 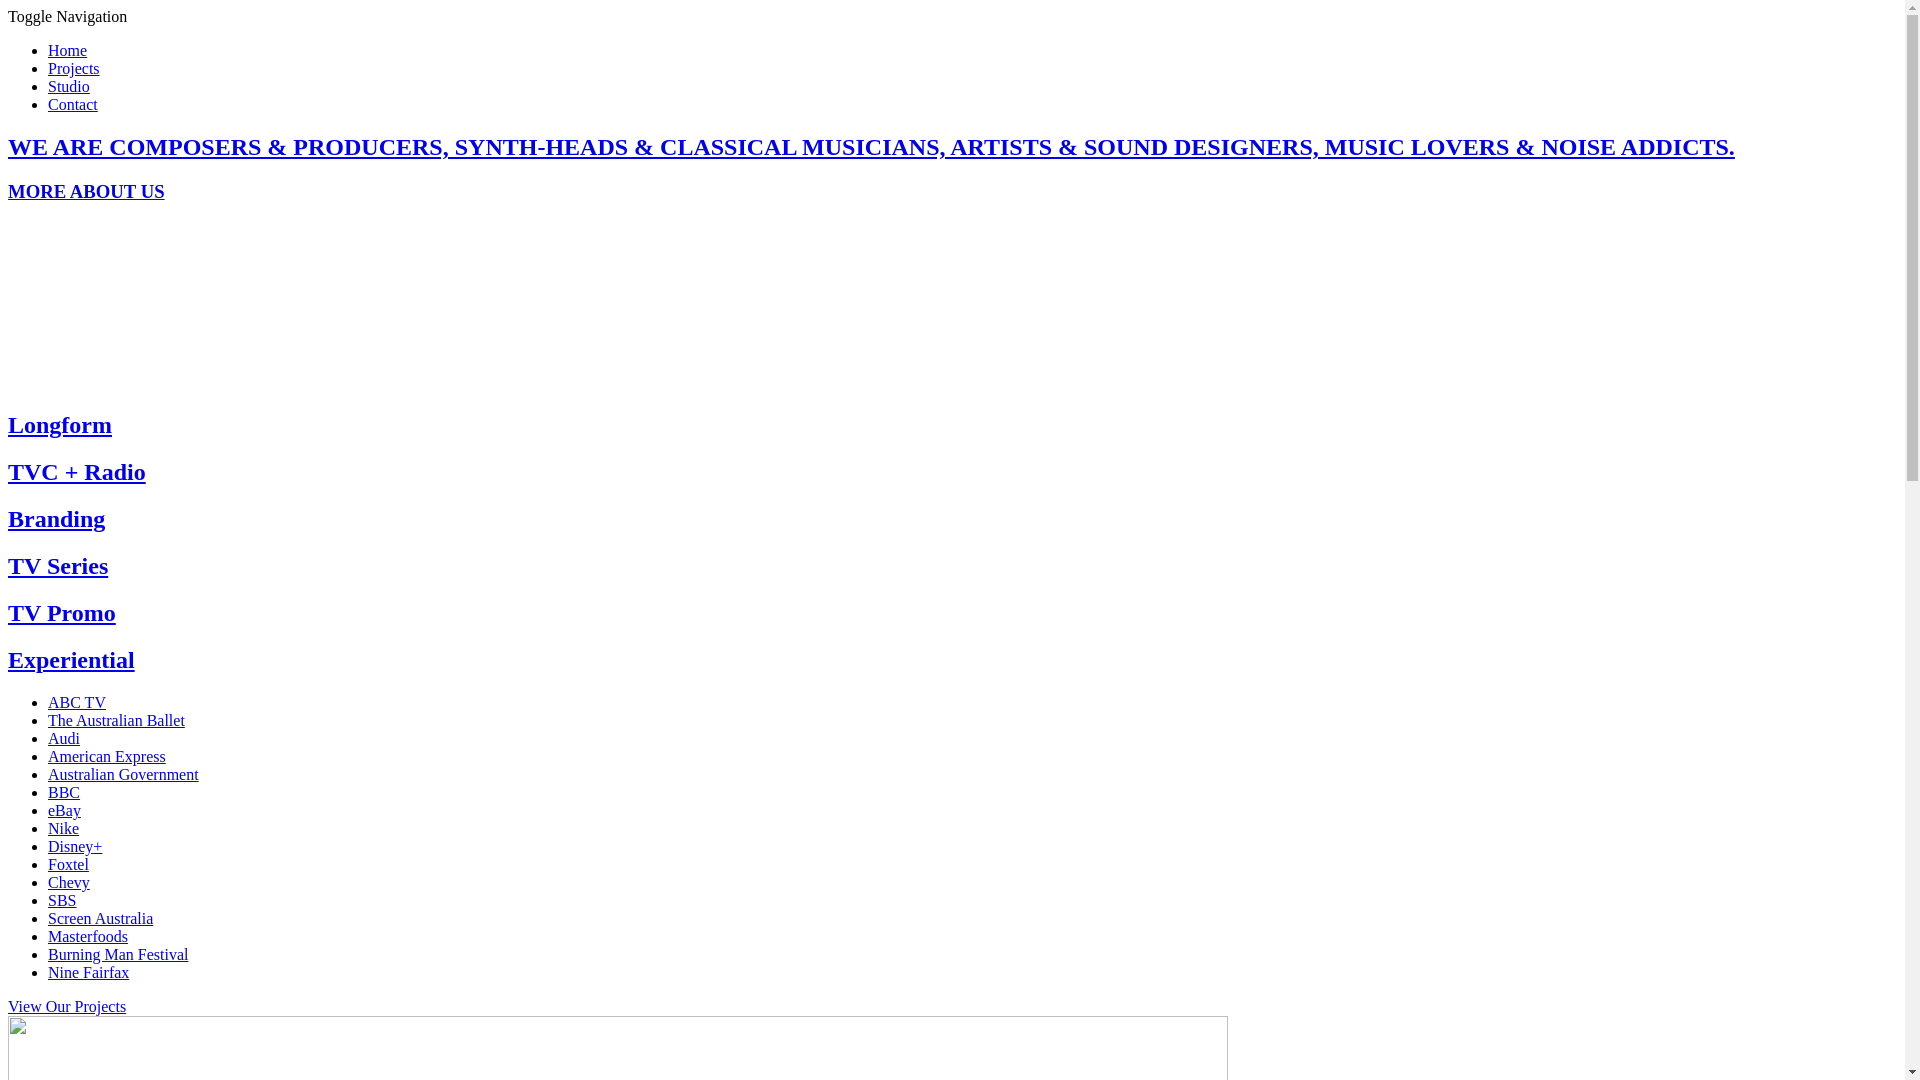 I want to click on 'Audi', so click(x=63, y=738).